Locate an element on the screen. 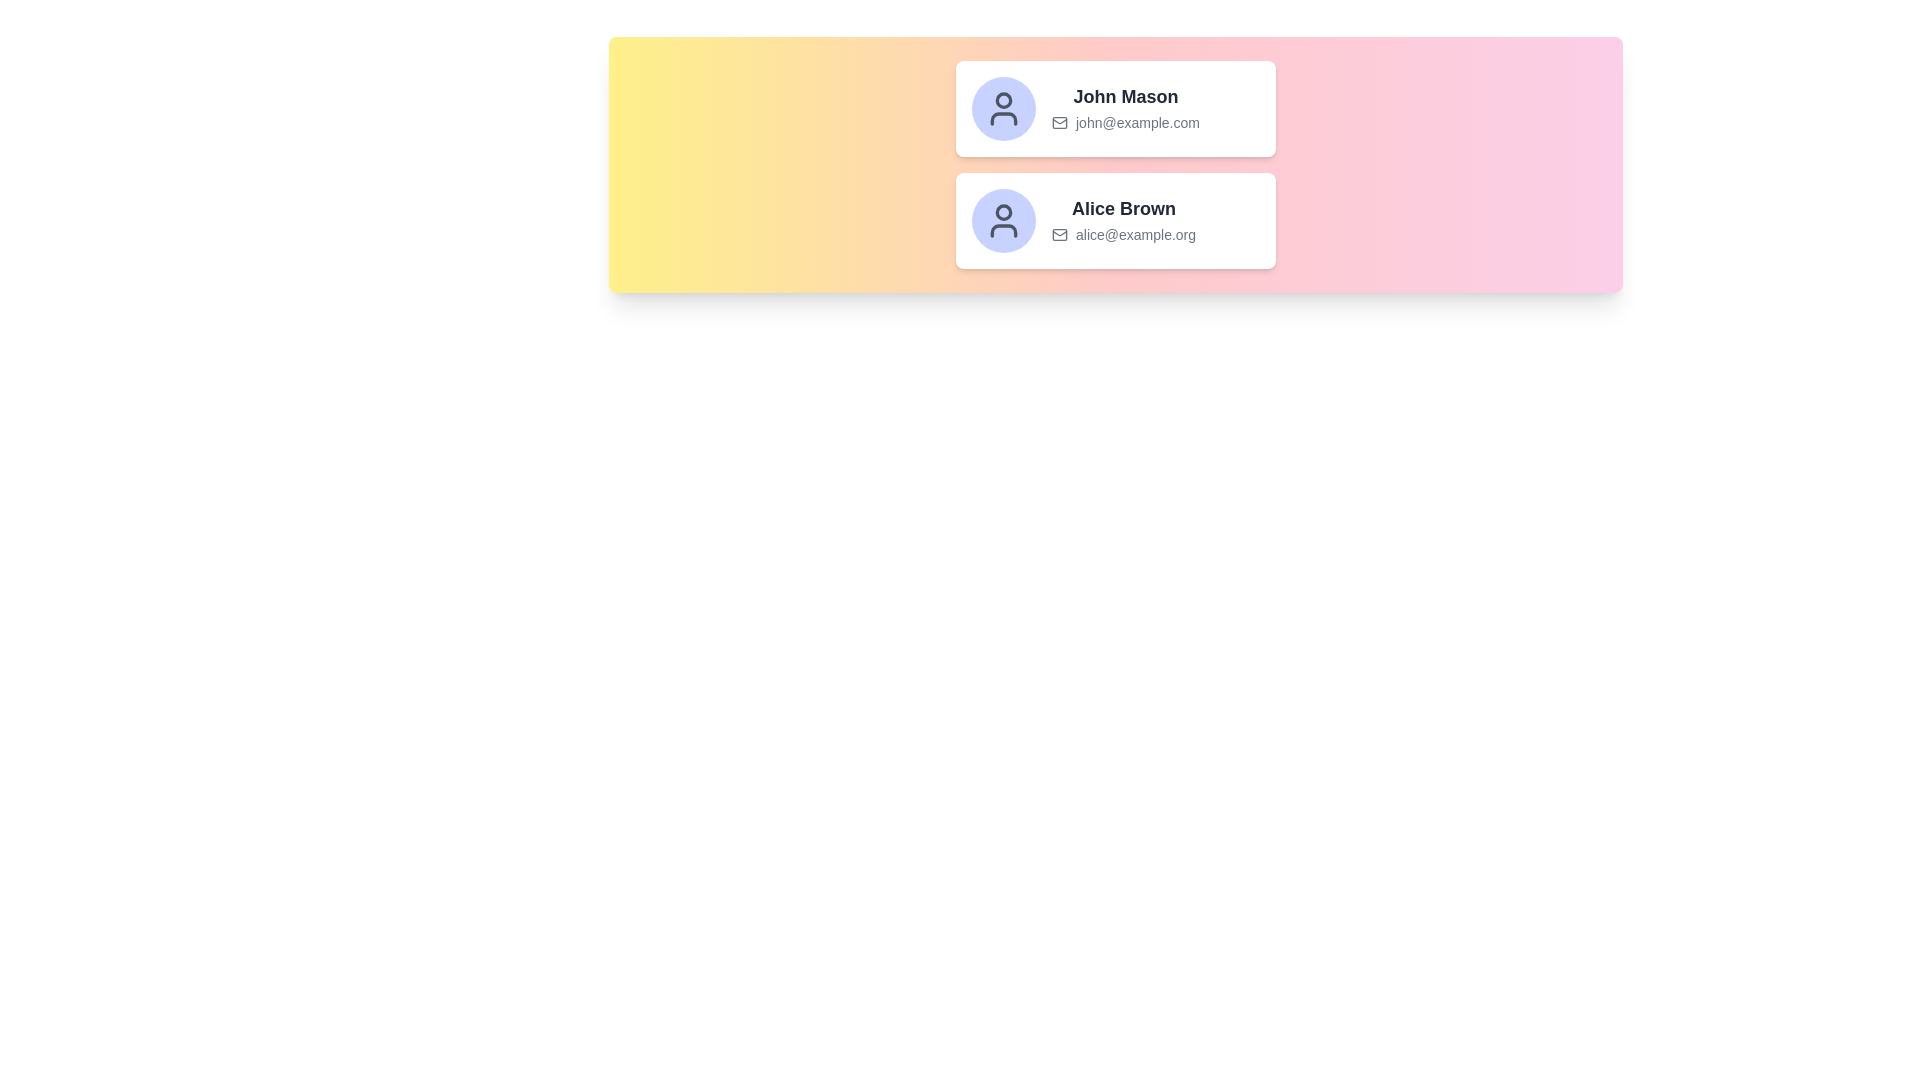 The height and width of the screenshot is (1080, 1920). the lower part of the user icon in the second user's profile card is located at coordinates (1003, 230).